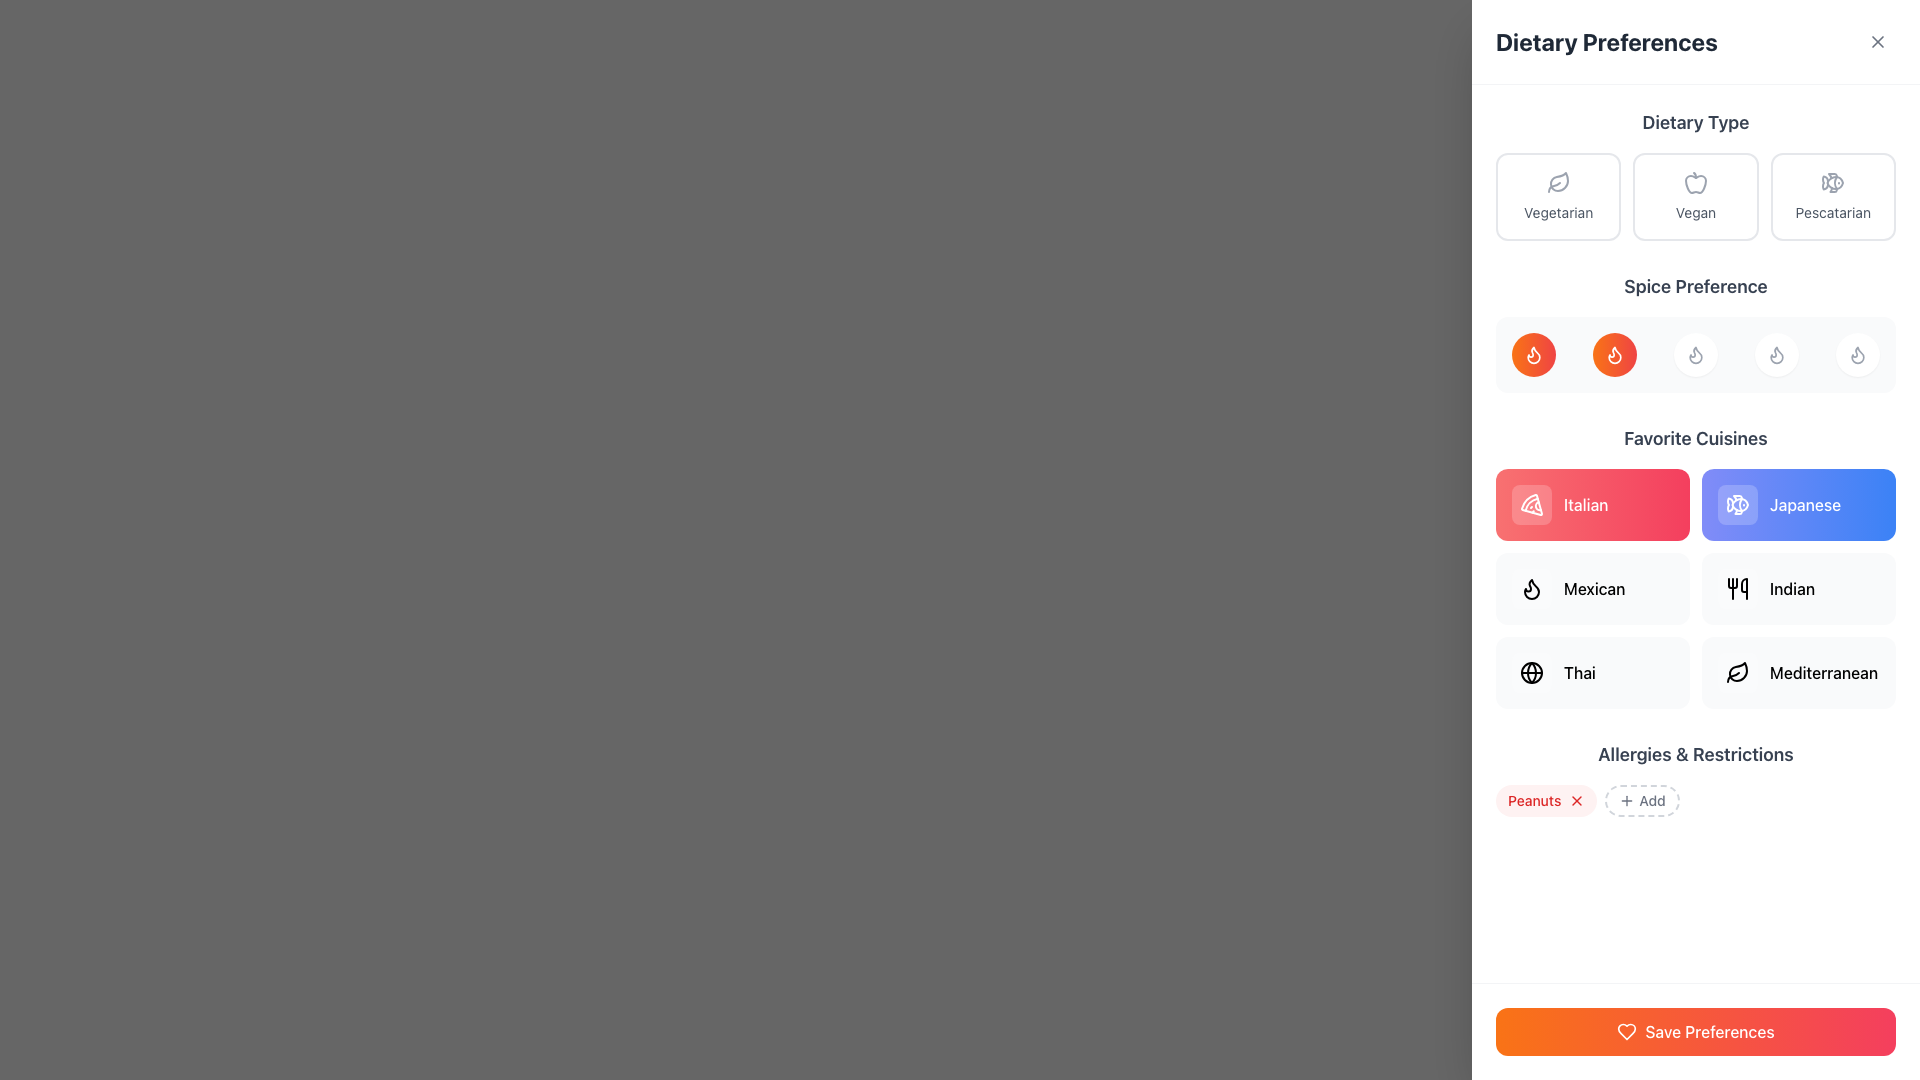 The height and width of the screenshot is (1080, 1920). I want to click on the 'Mediterranean' cuisine icon in the 'Favorite Cuisines' section, so click(1737, 671).